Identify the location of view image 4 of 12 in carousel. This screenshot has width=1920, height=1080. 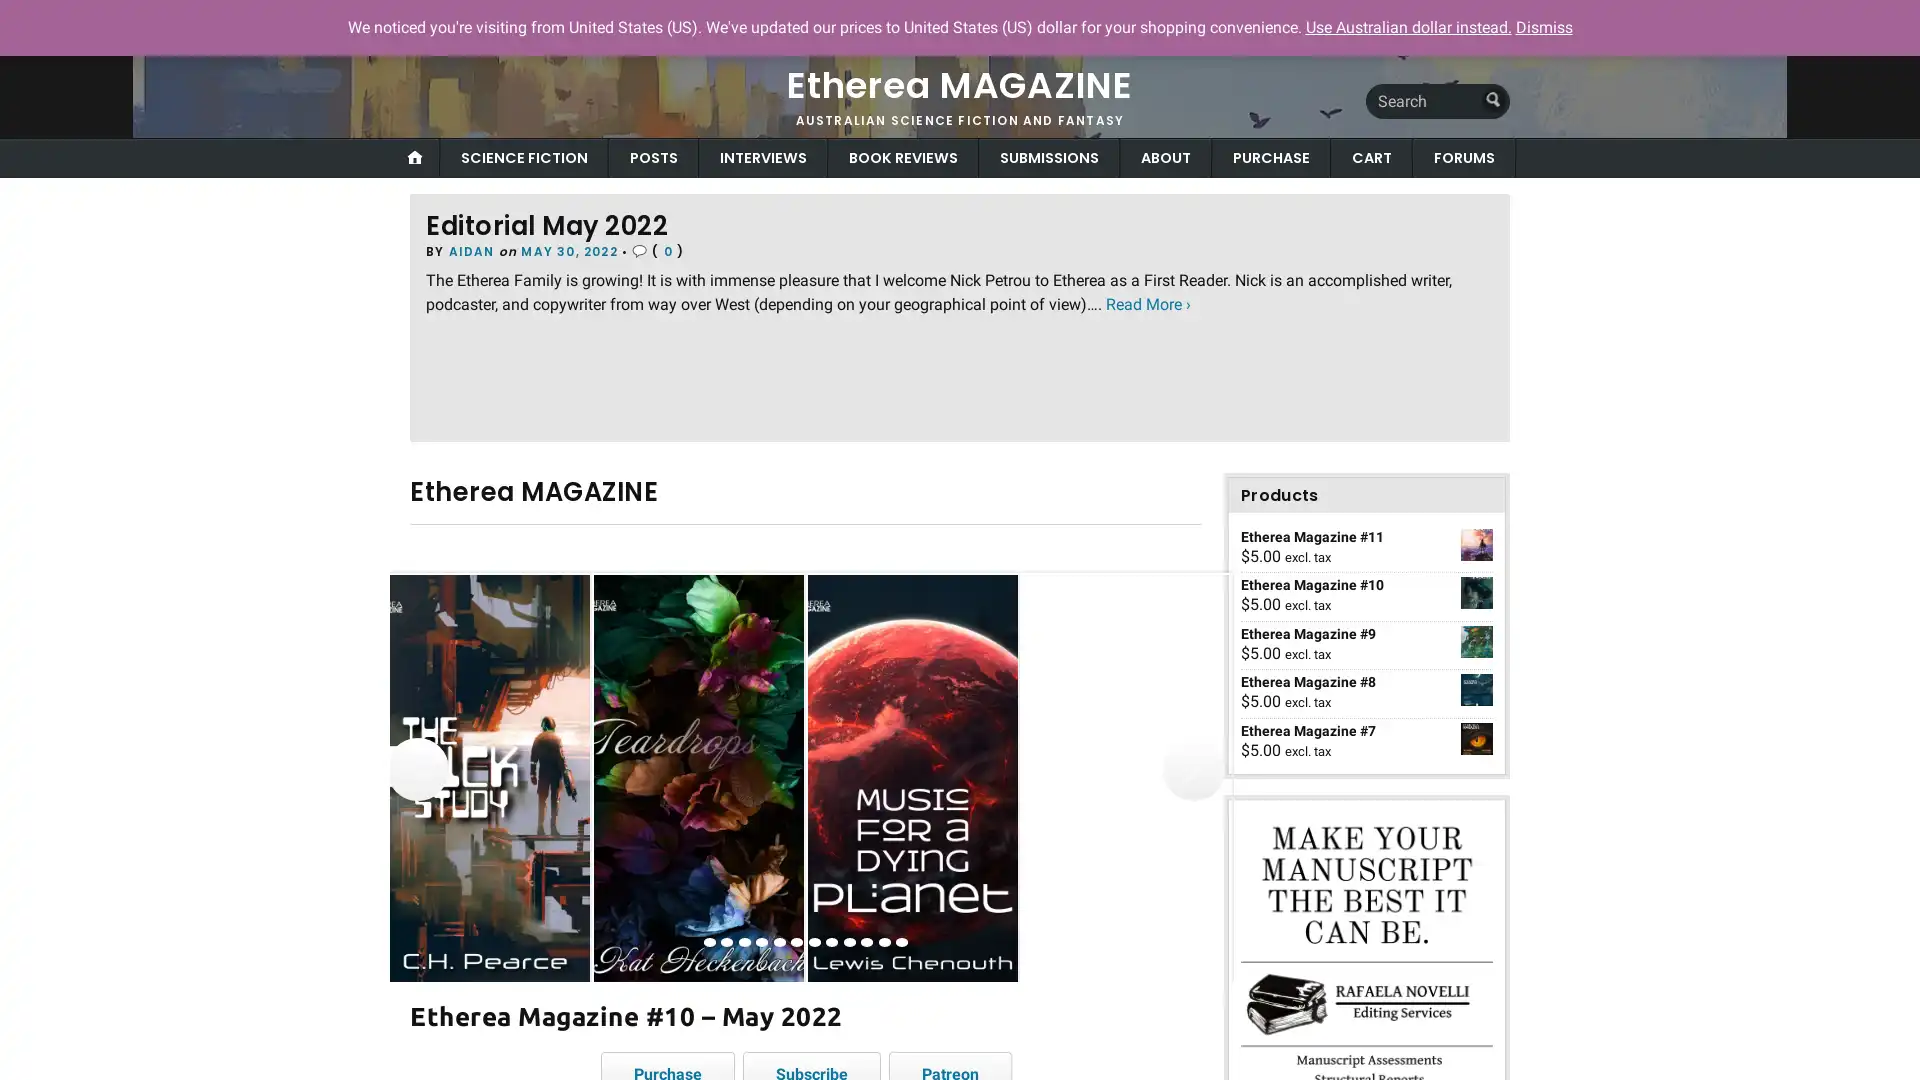
(761, 941).